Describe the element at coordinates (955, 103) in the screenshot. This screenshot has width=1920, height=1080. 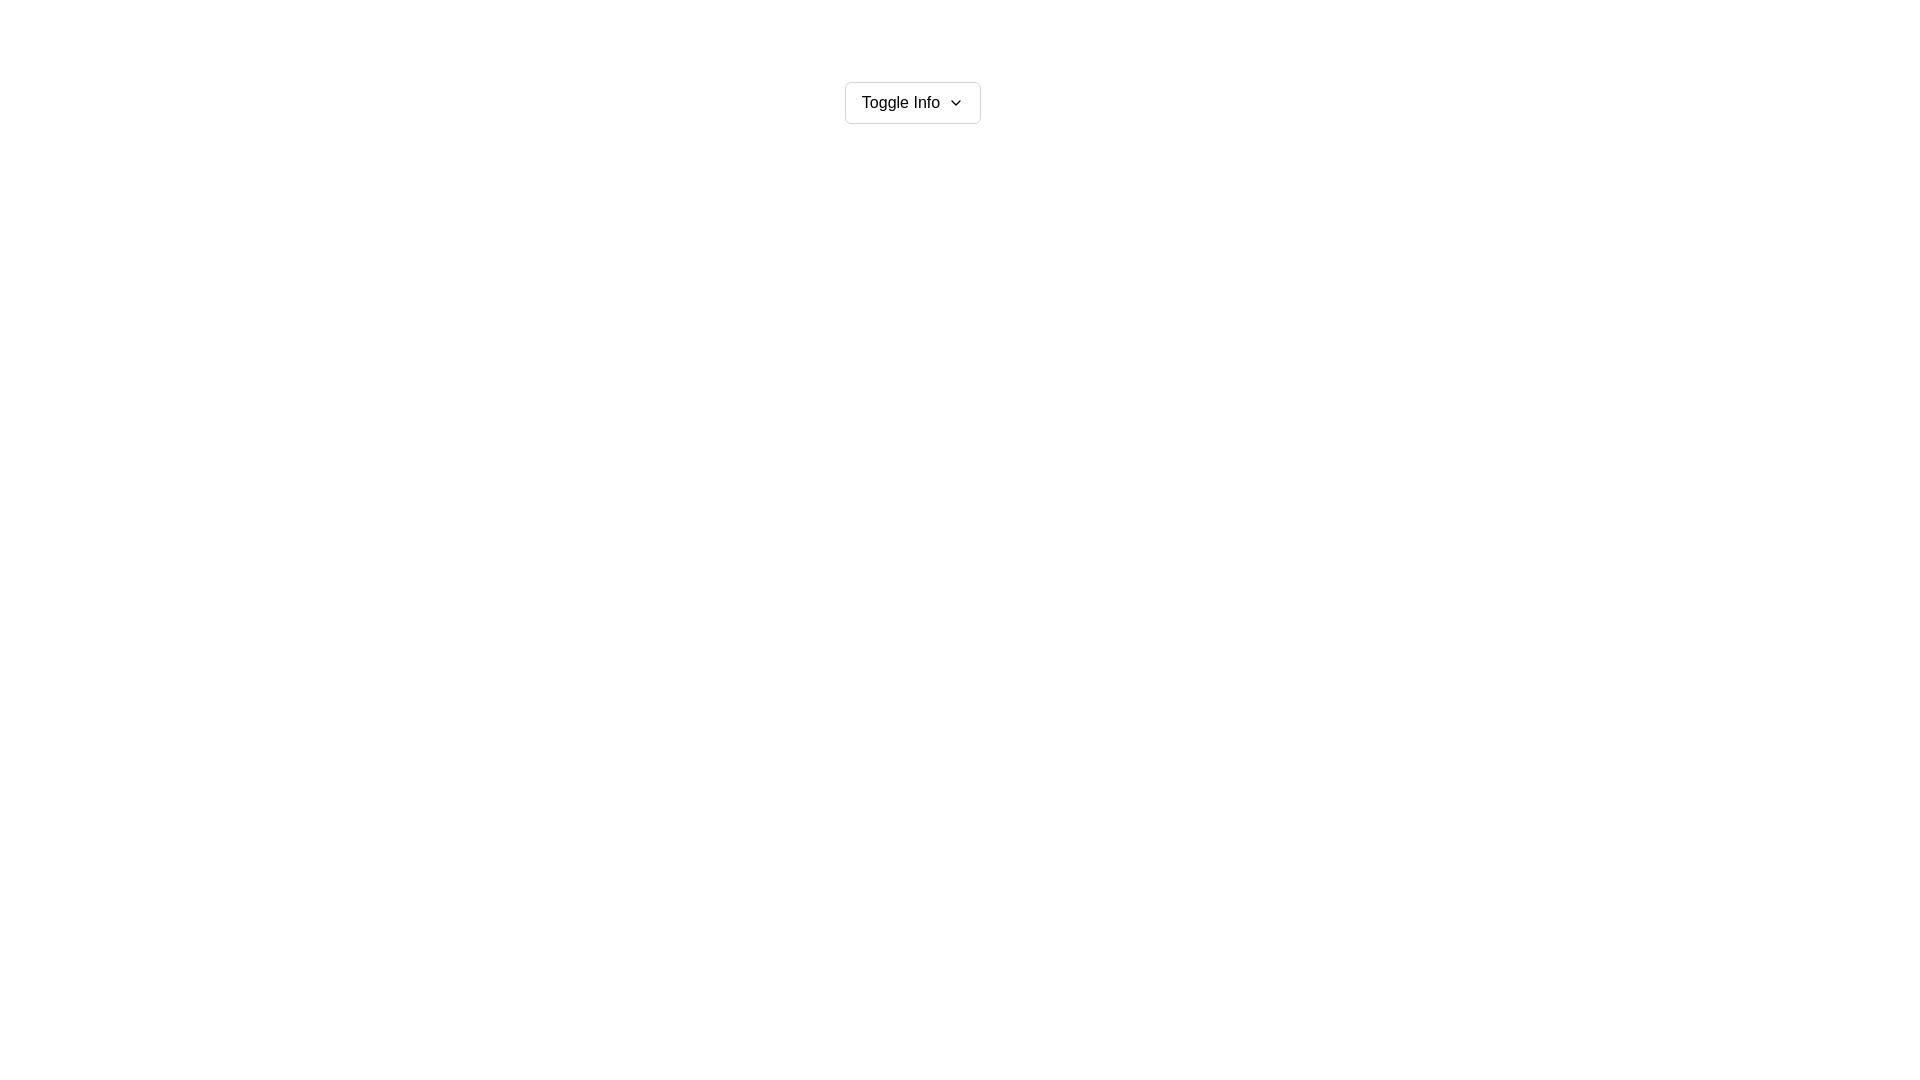
I see `the toggle icon located to the right of the 'Toggle Info' label` at that location.